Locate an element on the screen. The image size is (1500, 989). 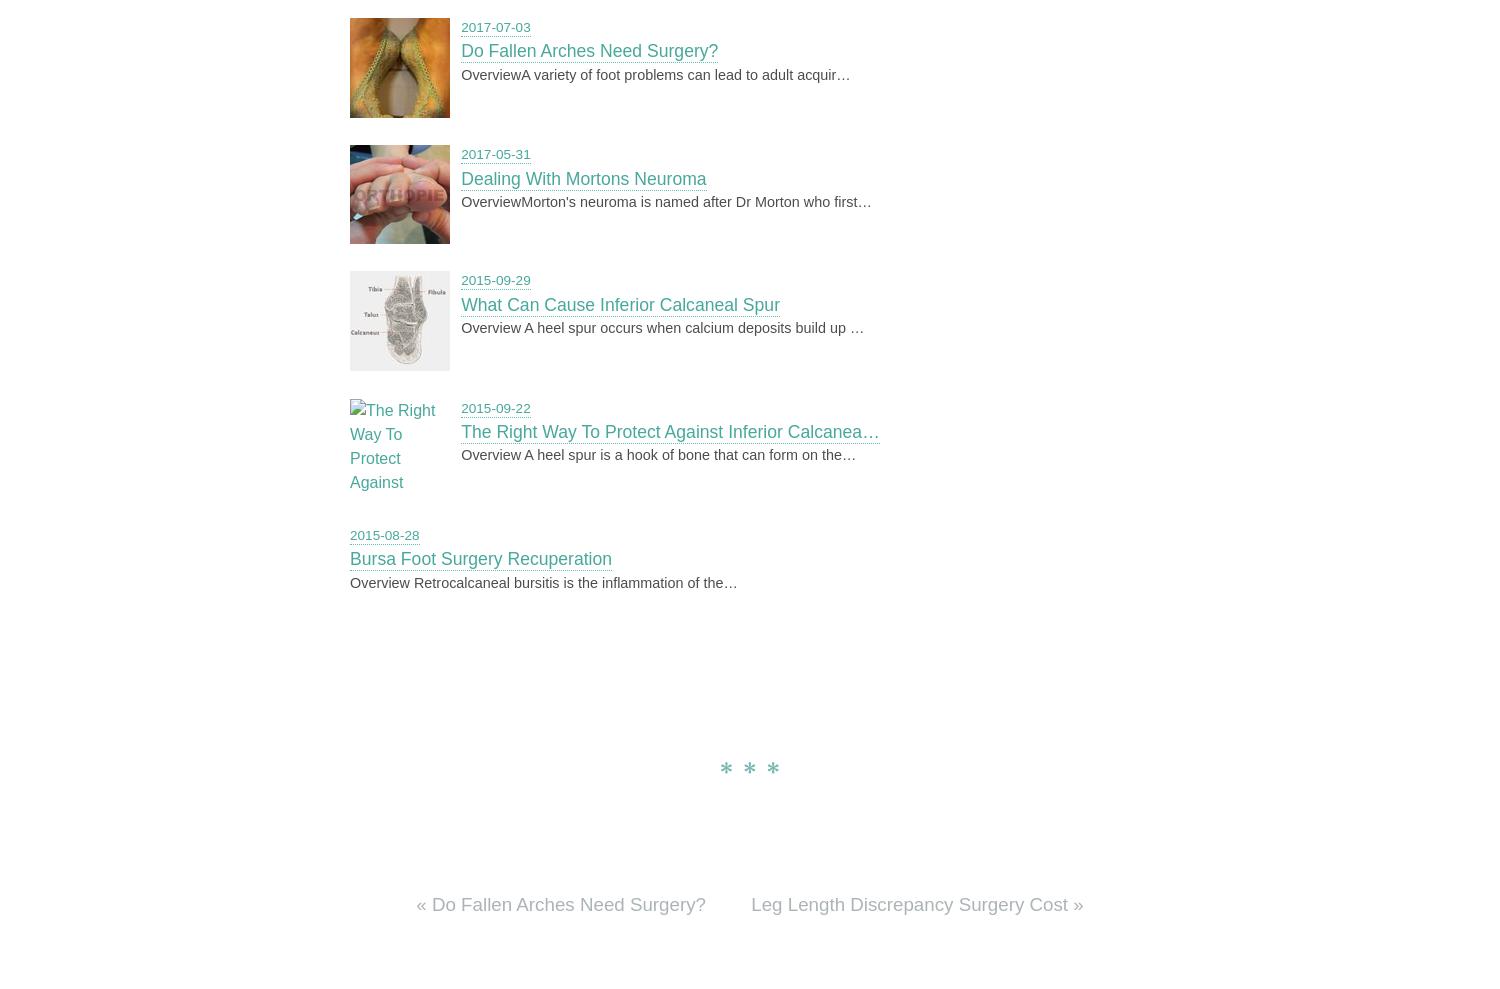
'The Right Way To Protect Against Inferior Calcanea…' is located at coordinates (459, 431).